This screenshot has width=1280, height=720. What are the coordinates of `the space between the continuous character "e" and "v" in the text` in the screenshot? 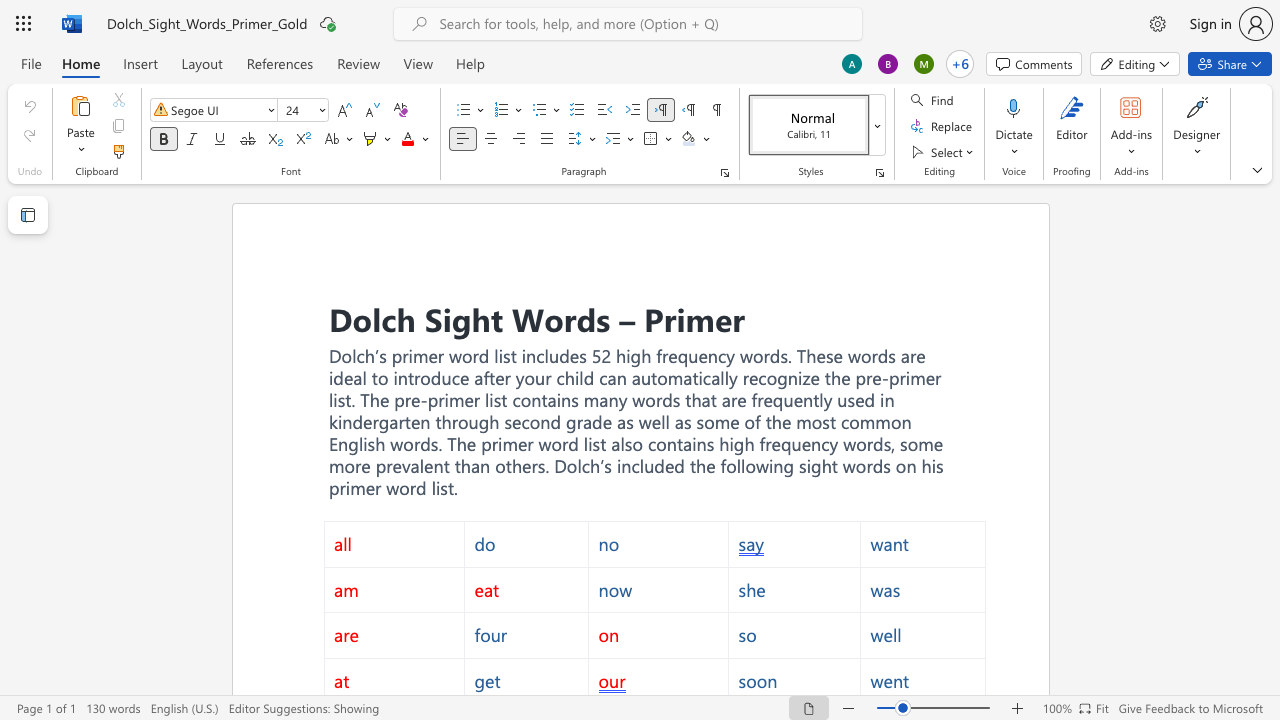 It's located at (400, 465).